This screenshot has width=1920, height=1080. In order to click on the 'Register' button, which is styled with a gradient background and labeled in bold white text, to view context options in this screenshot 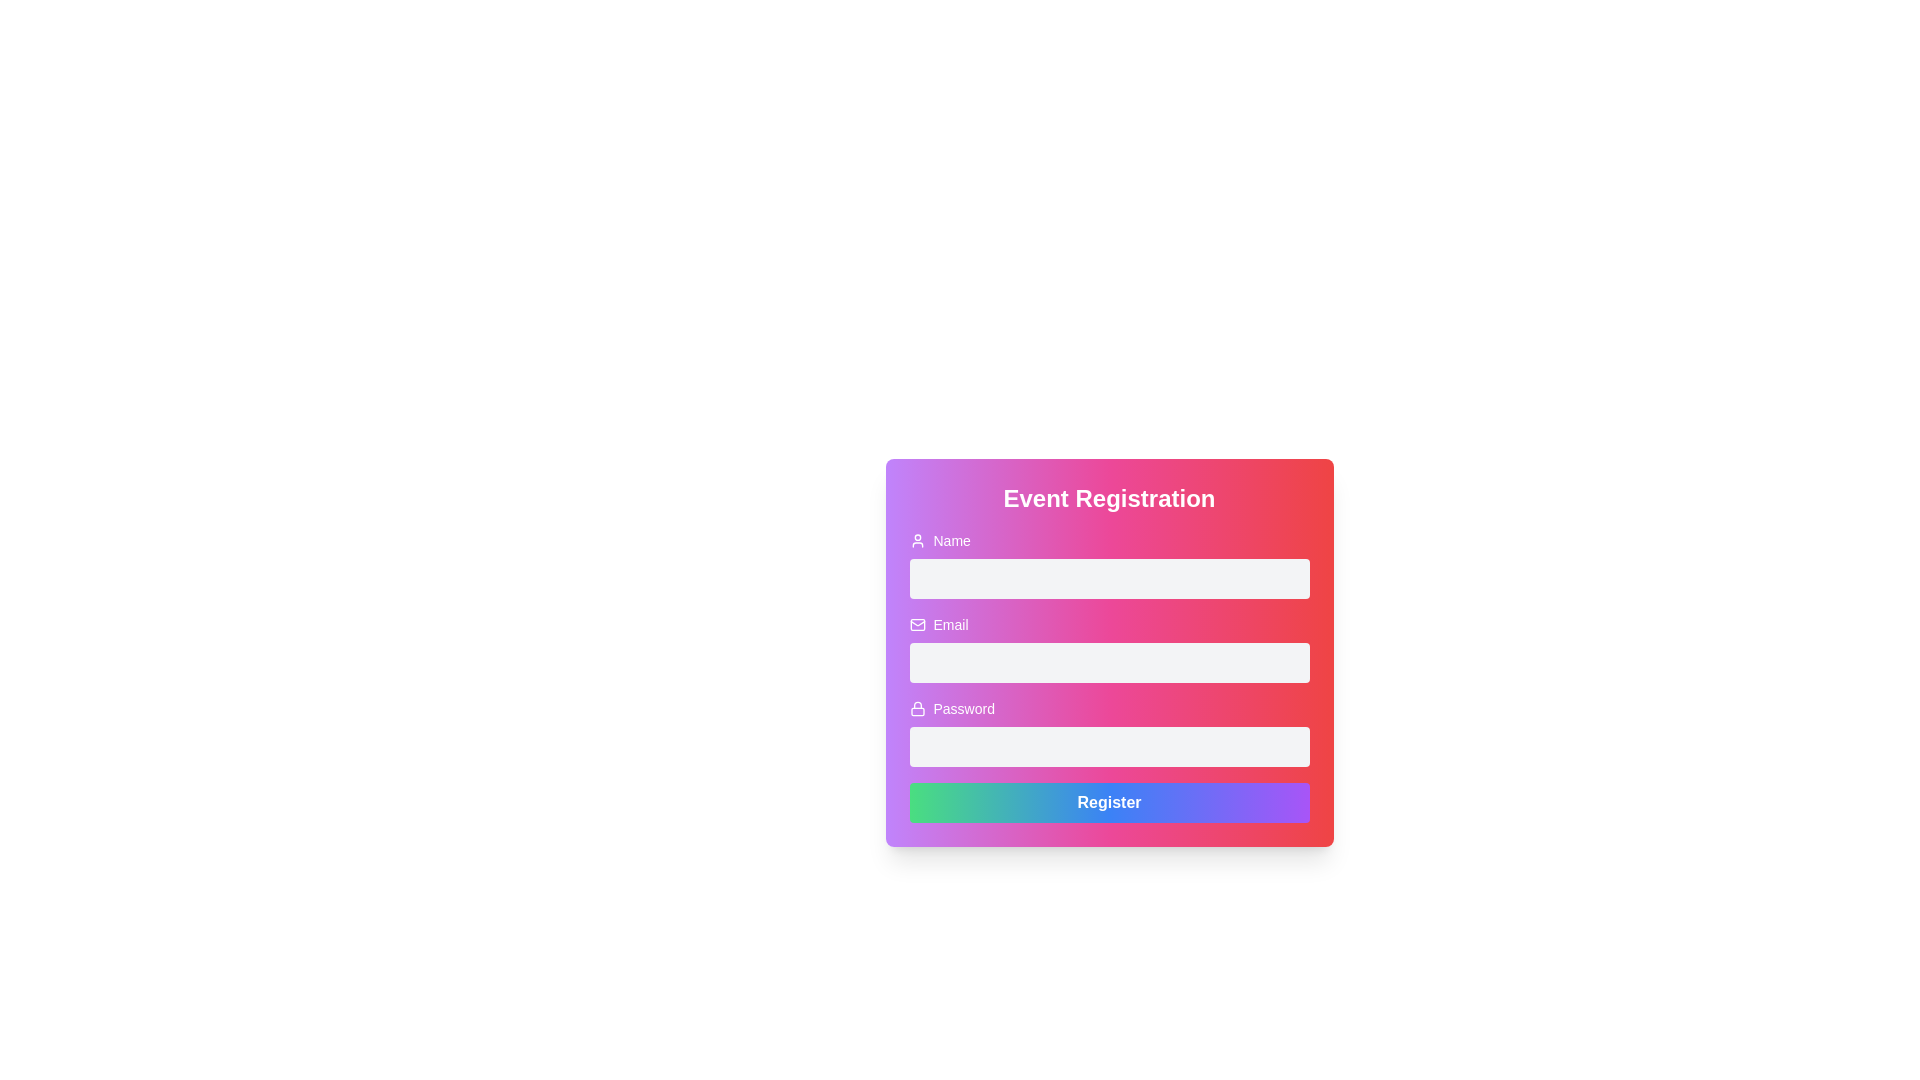, I will do `click(1108, 801)`.